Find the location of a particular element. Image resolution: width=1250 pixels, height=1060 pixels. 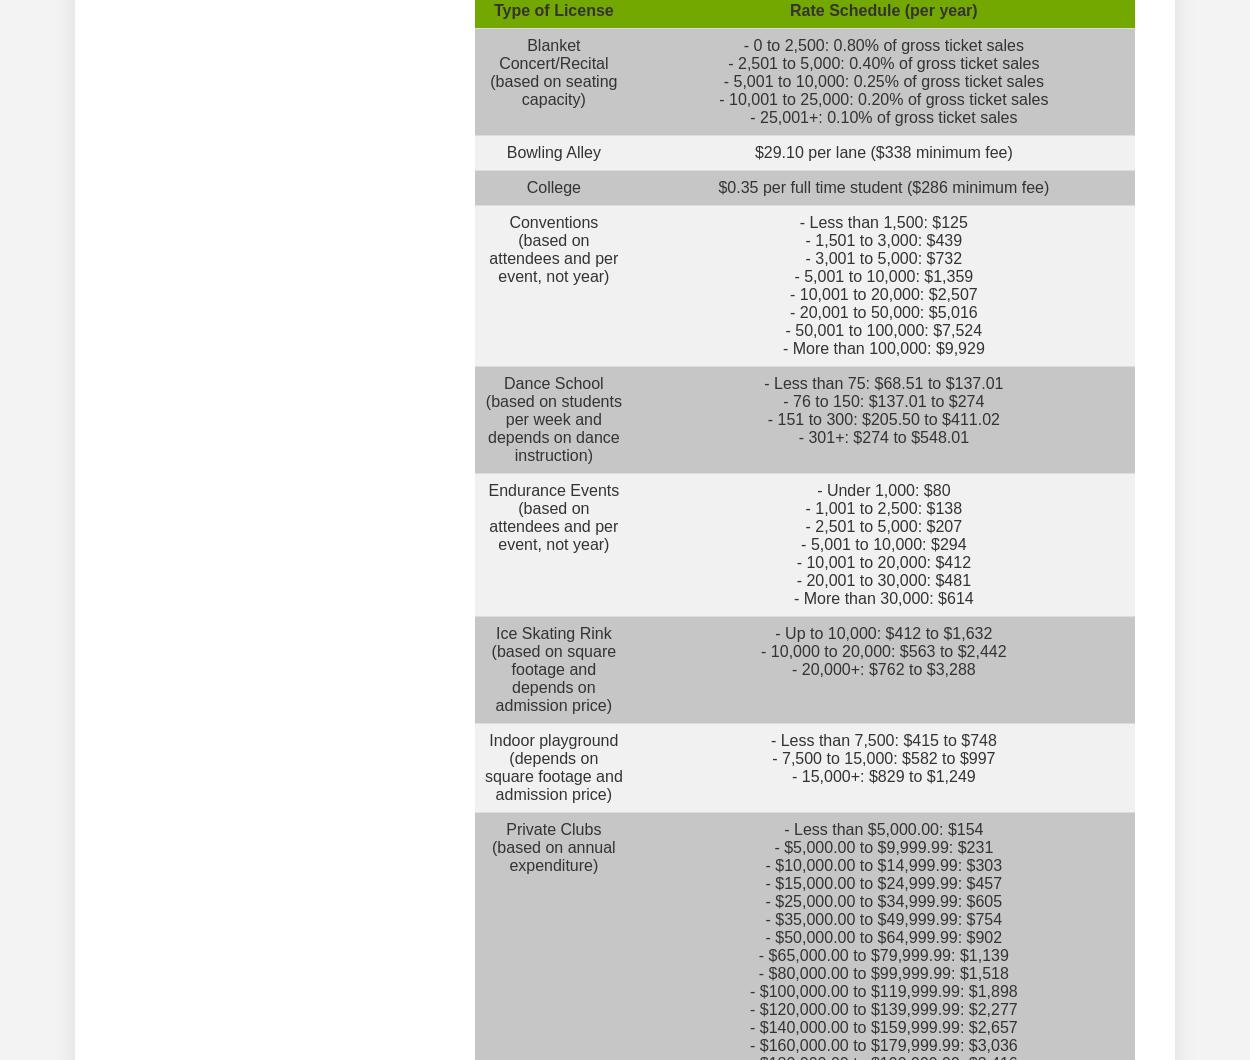

'- 76 to 150: $137.01 to $274' is located at coordinates (883, 400).